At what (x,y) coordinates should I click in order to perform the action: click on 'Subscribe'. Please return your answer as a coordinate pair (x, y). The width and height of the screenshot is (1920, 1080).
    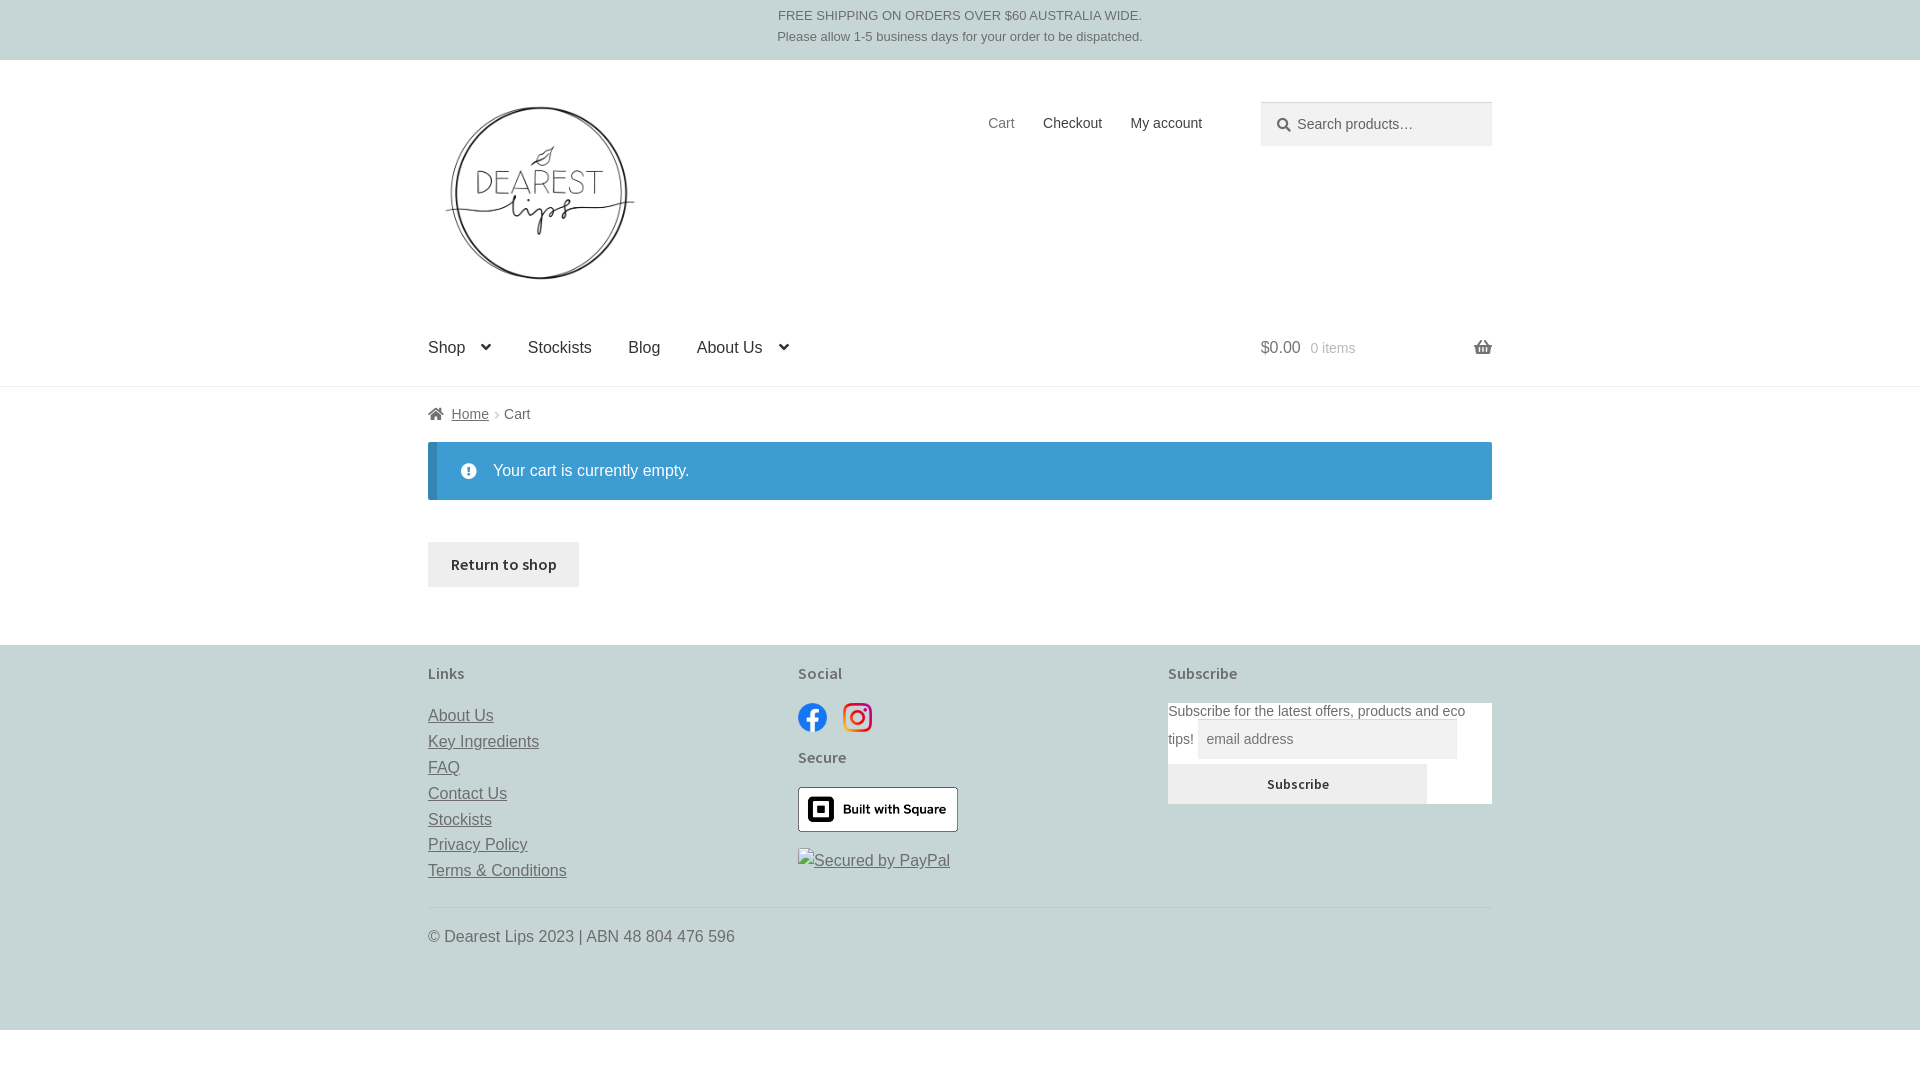
    Looking at the image, I should click on (1167, 782).